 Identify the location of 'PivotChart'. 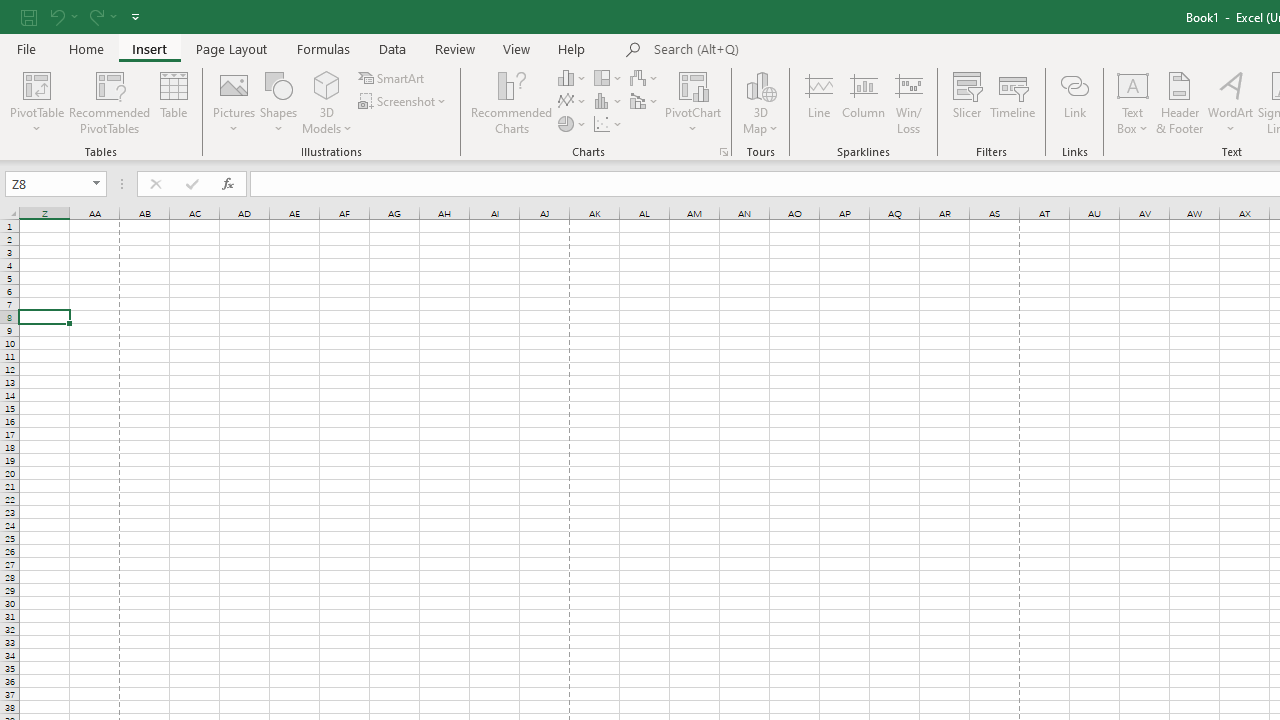
(693, 84).